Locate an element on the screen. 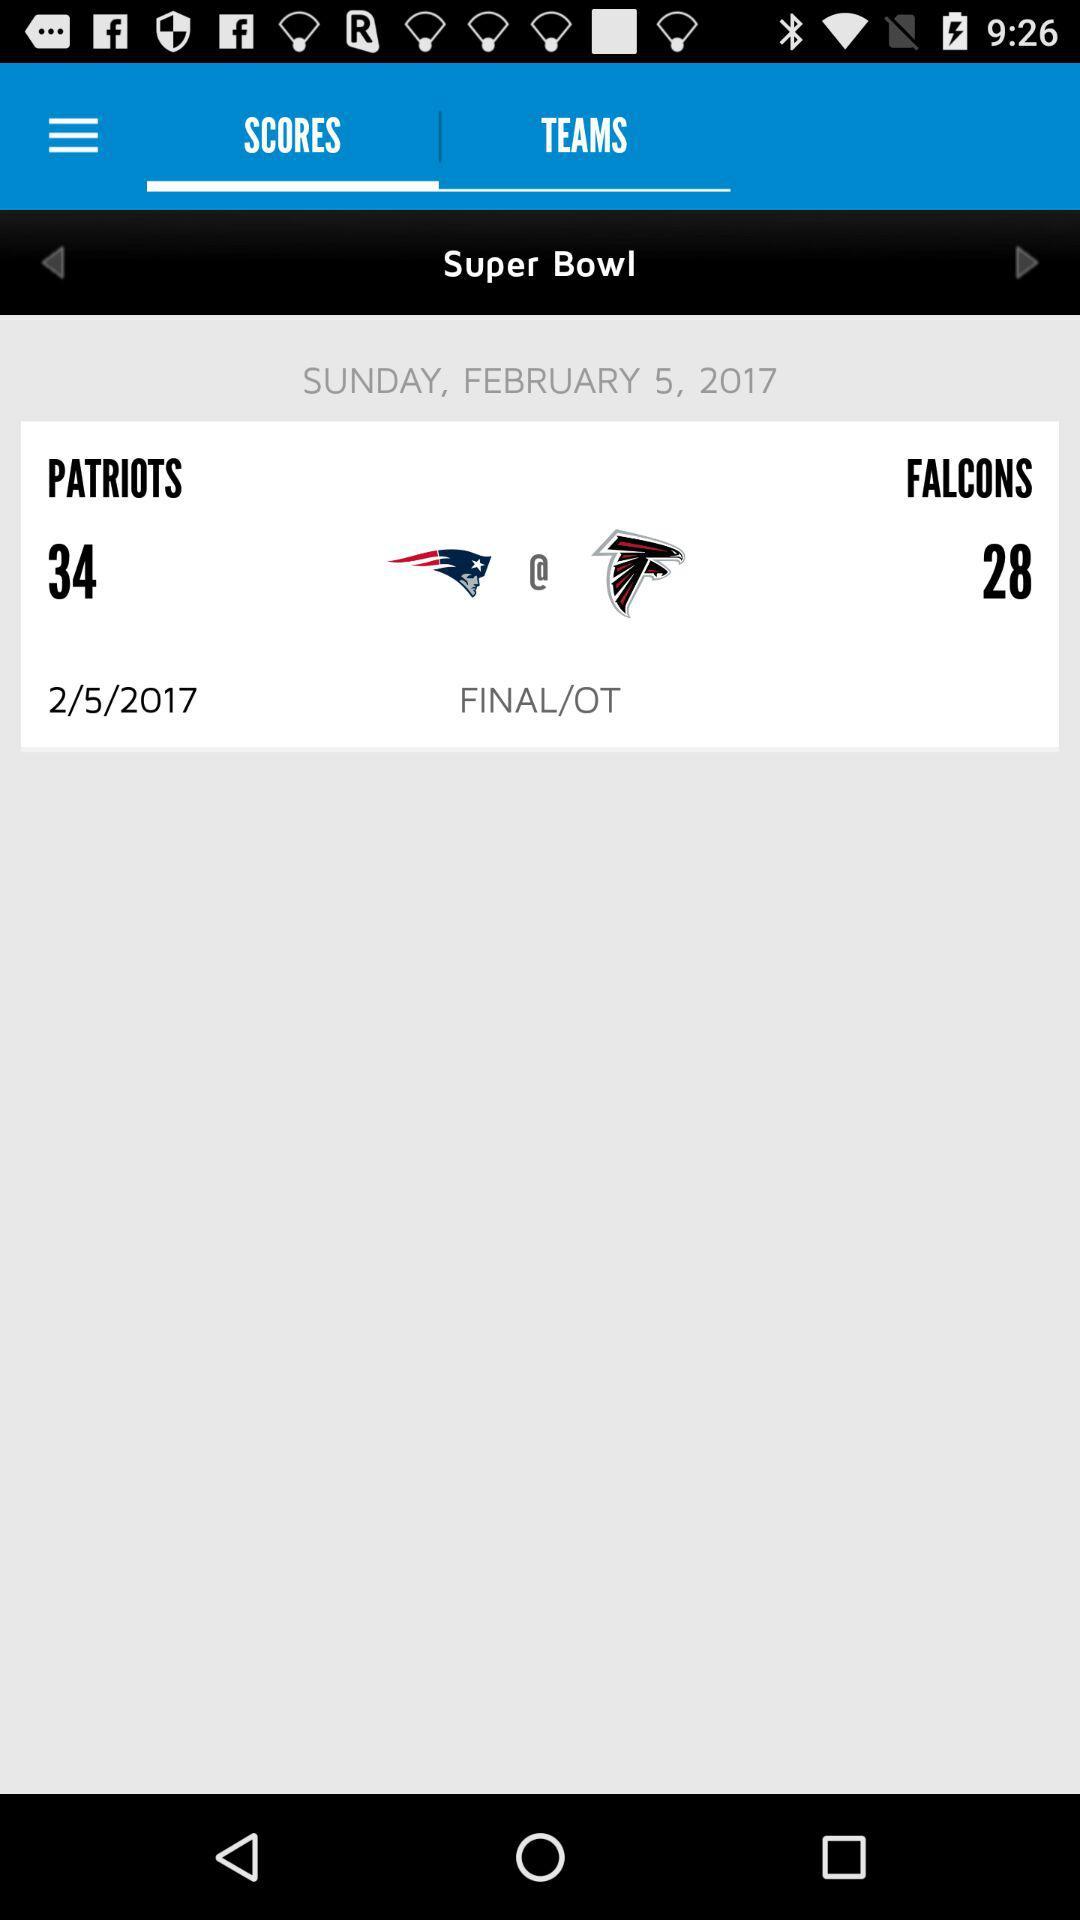 The height and width of the screenshot is (1920, 1080). open menu is located at coordinates (72, 135).